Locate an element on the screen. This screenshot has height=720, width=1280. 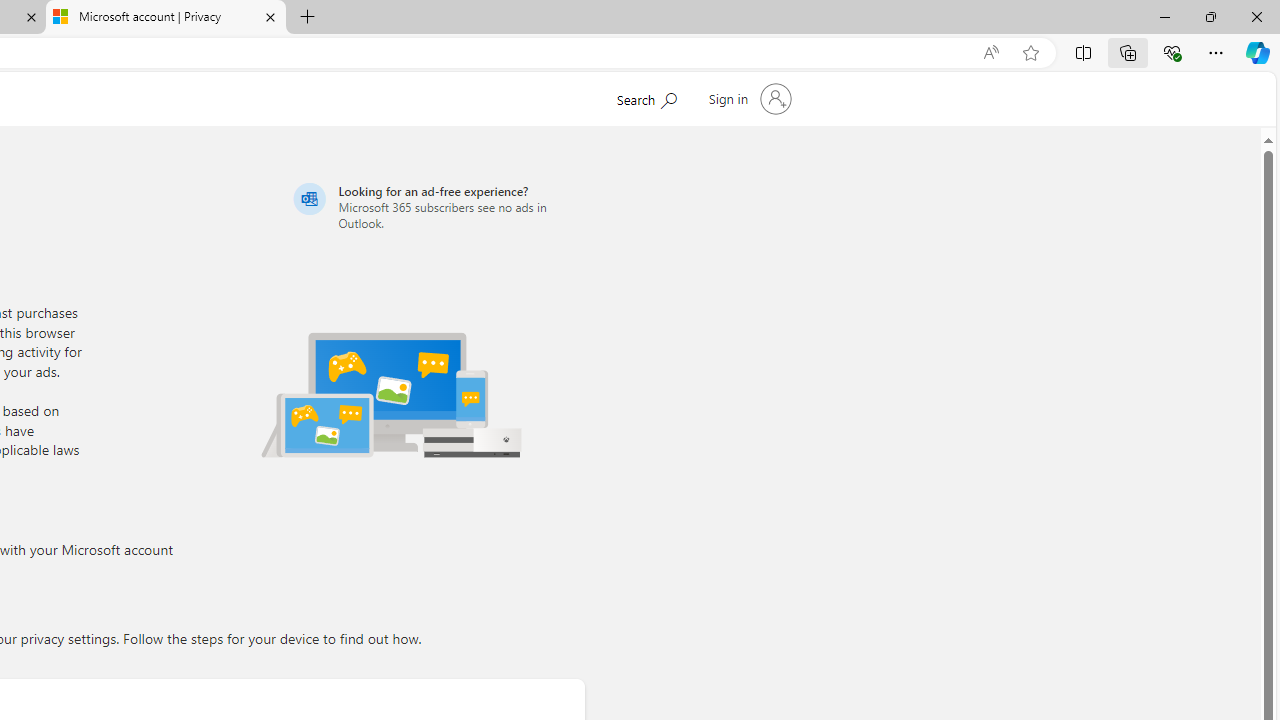
'Illustration of multiple devices' is located at coordinates (391, 394).